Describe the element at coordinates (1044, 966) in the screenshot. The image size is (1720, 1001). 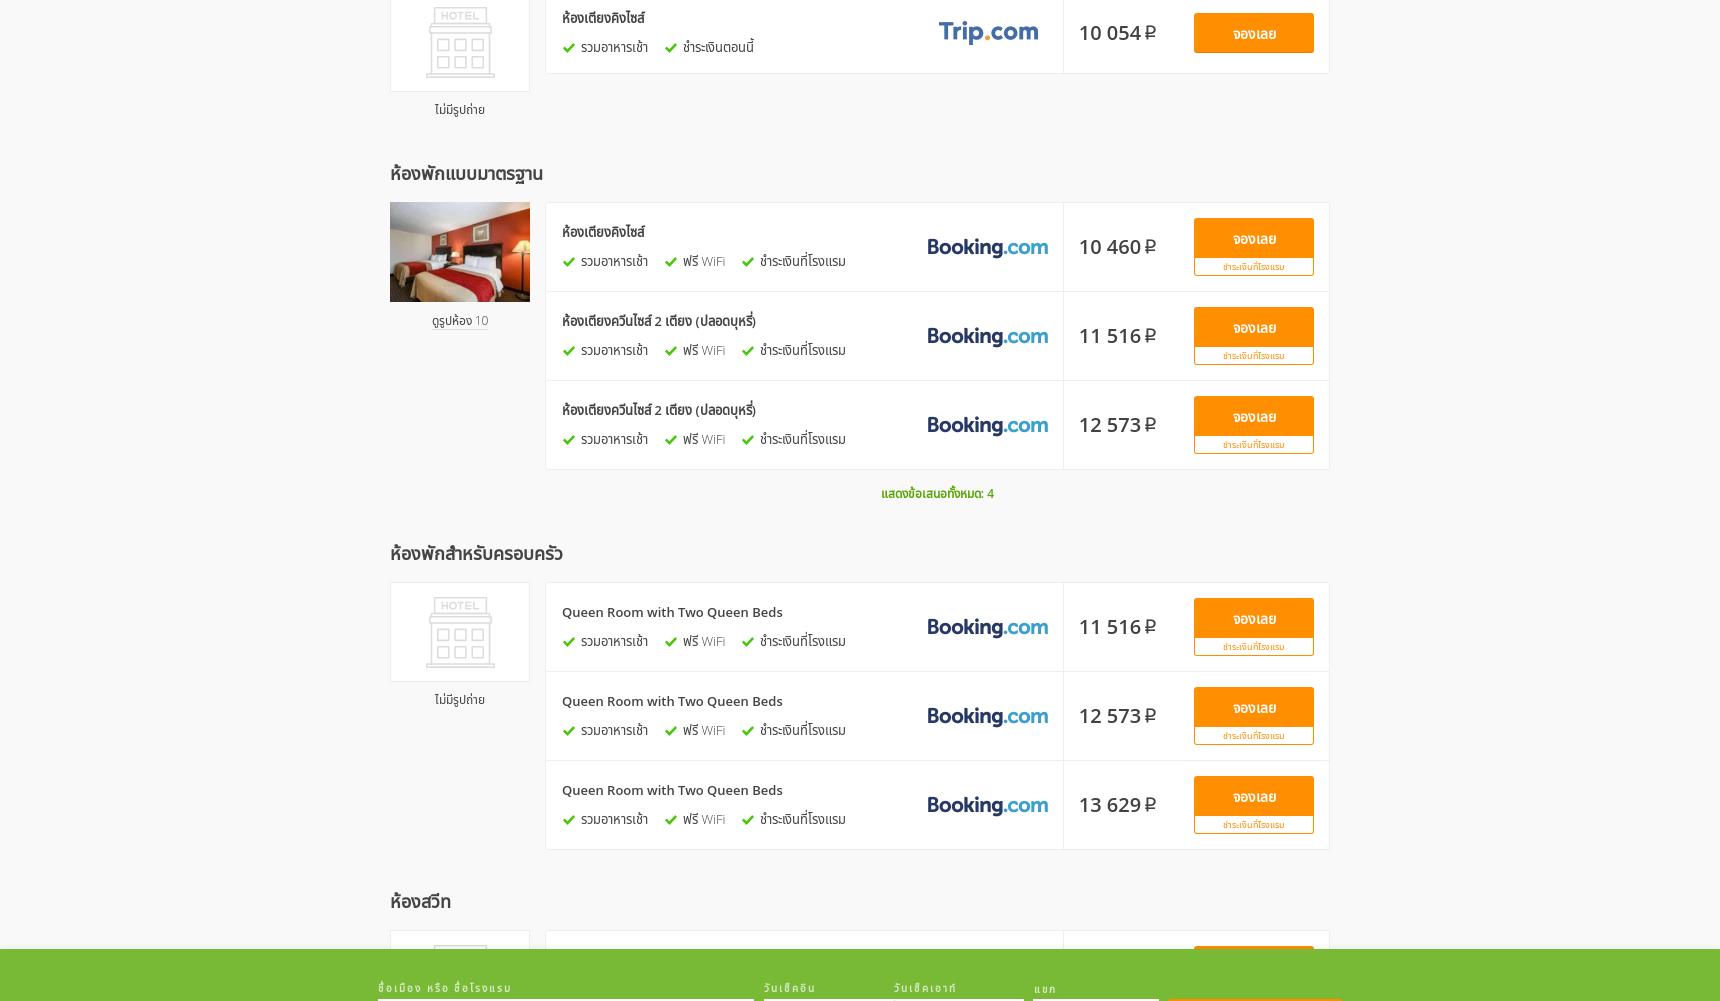
I see `'บน Google Play'` at that location.